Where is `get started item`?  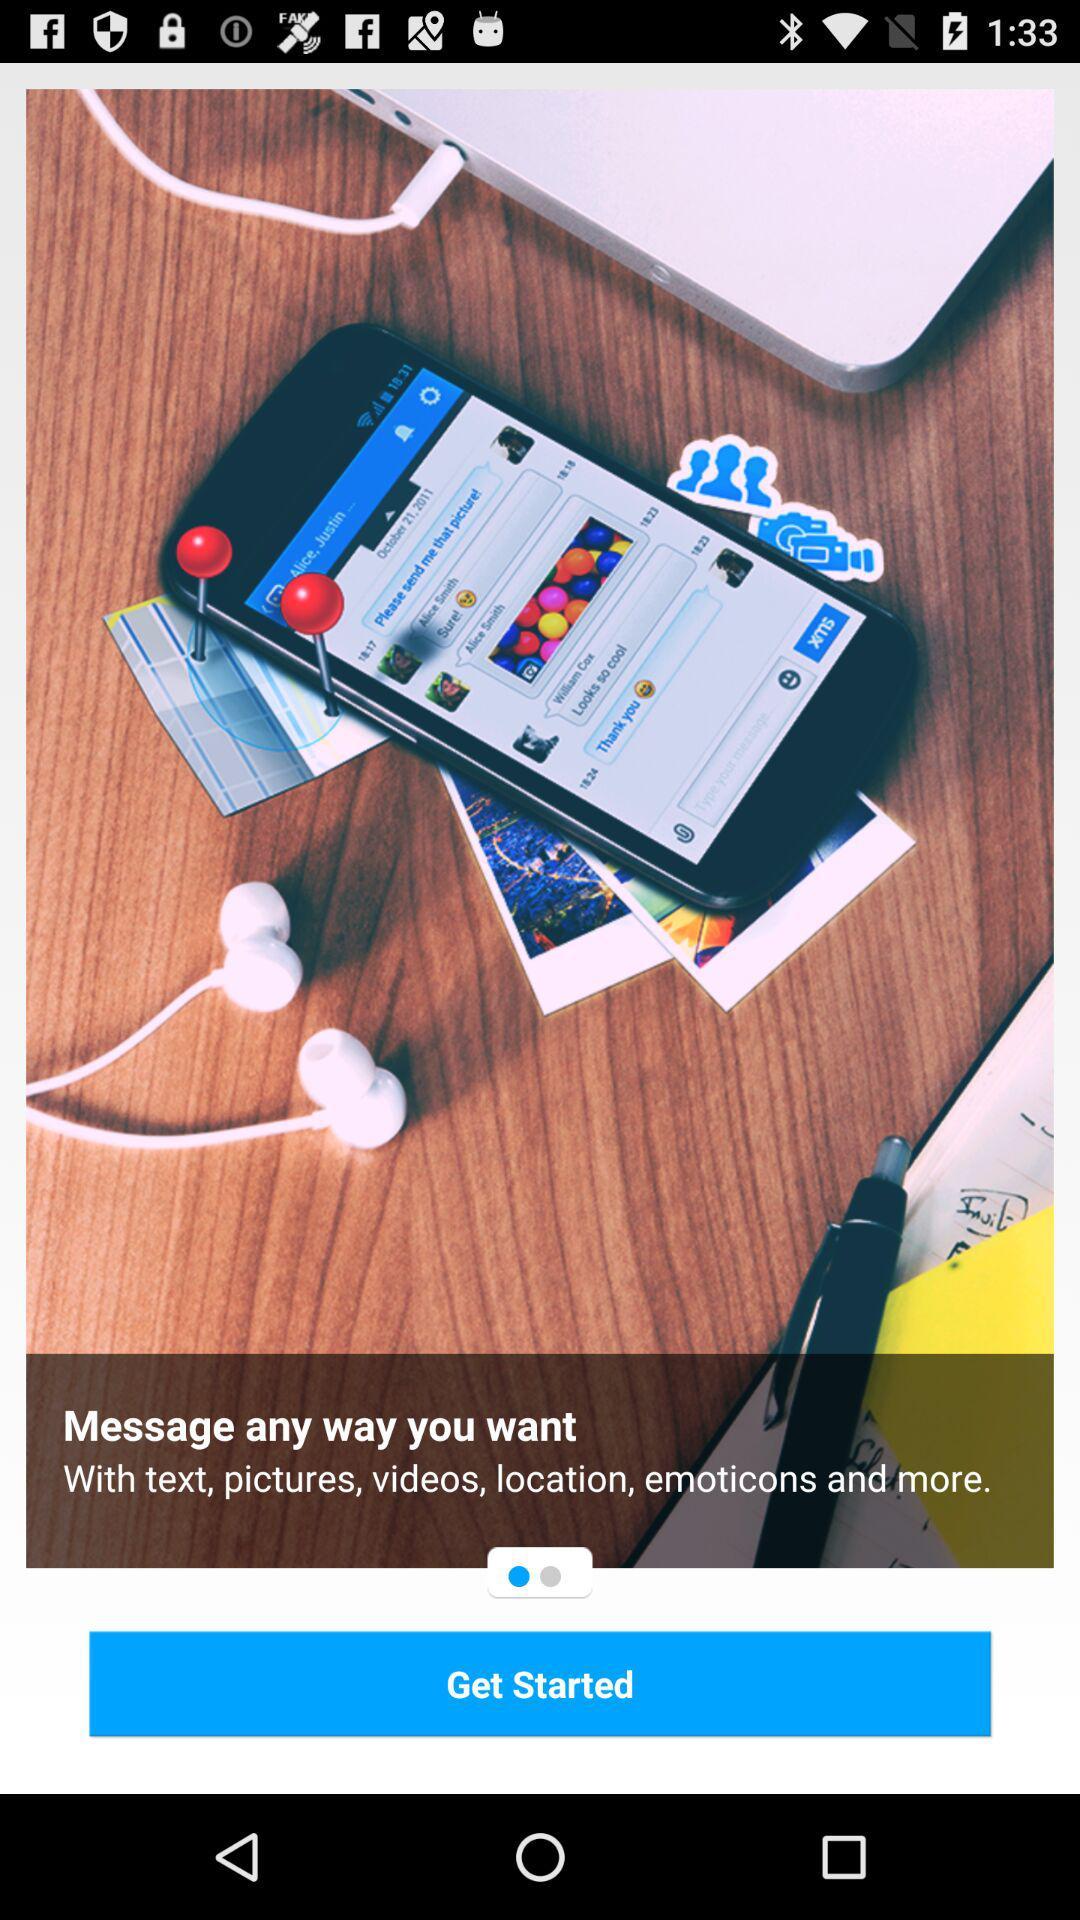
get started item is located at coordinates (540, 1682).